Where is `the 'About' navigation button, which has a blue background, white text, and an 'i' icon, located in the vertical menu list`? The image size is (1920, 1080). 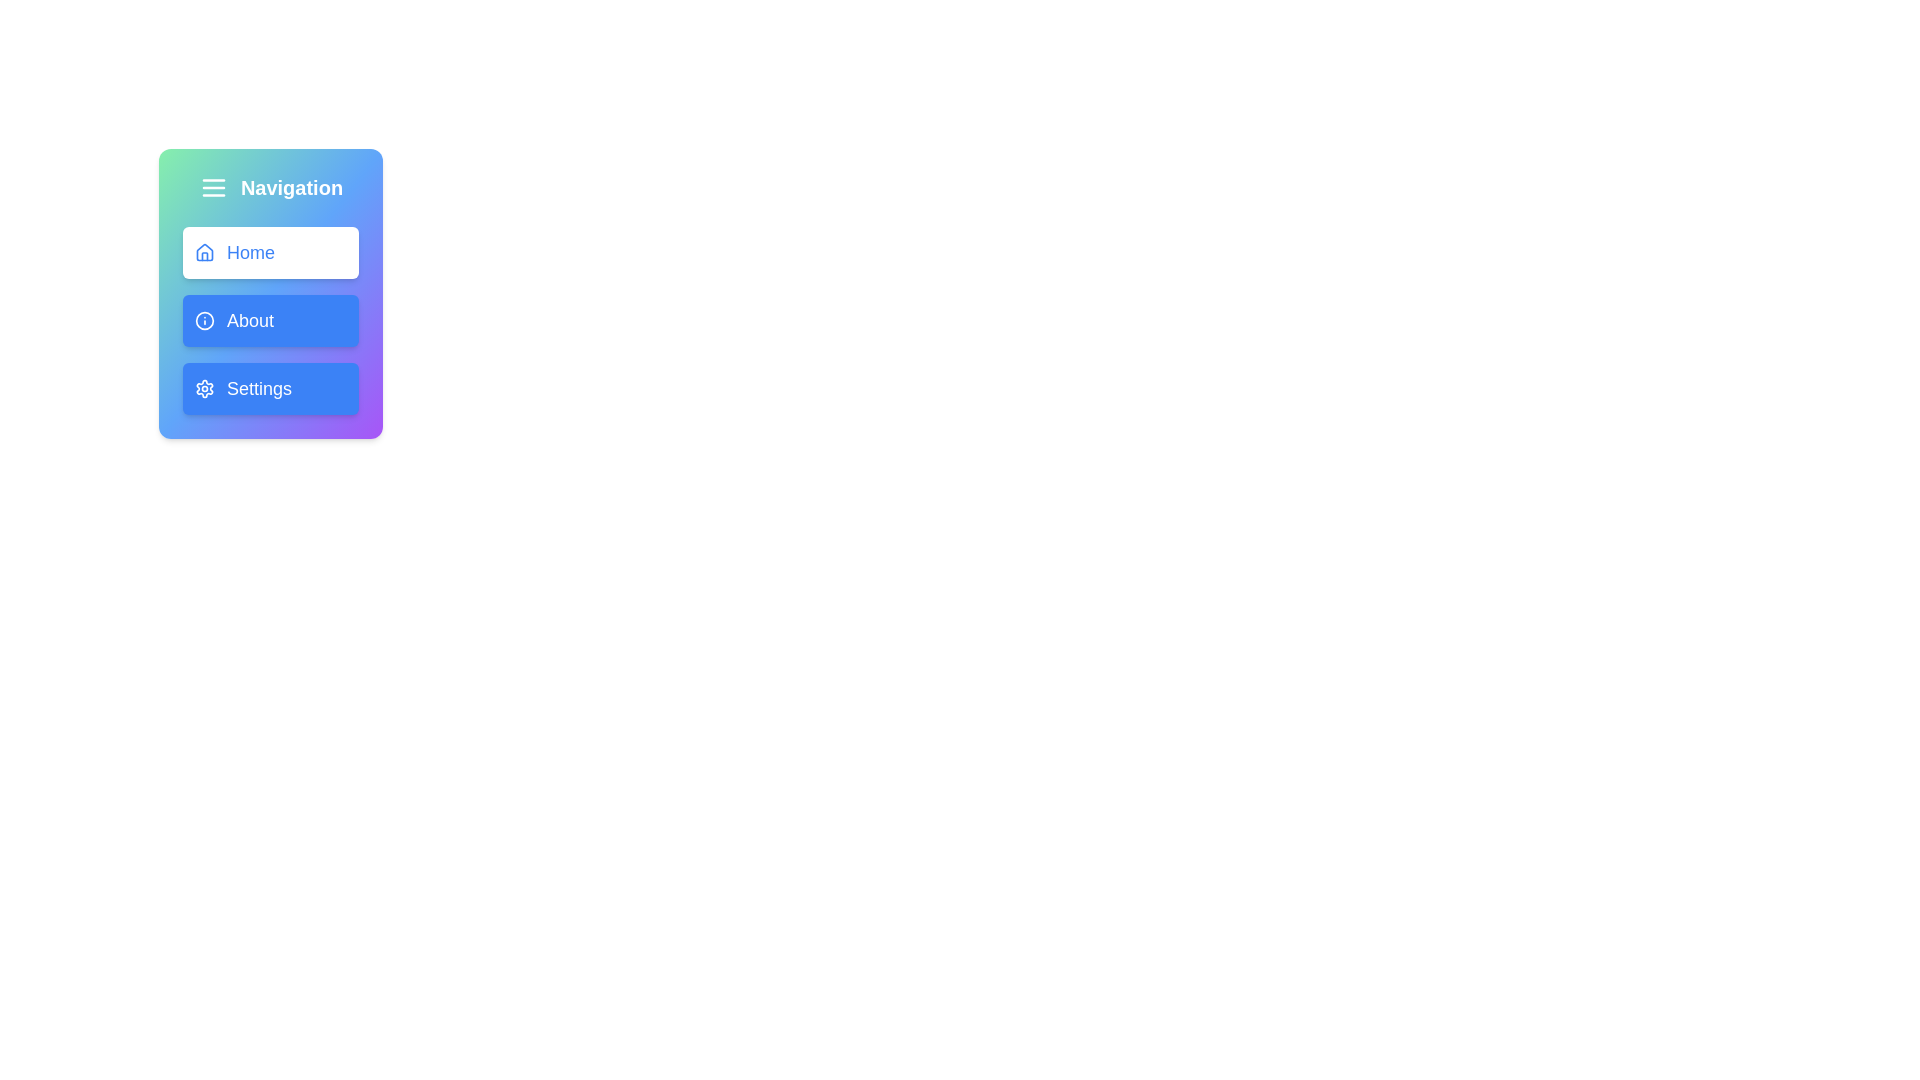
the 'About' navigation button, which has a blue background, white text, and an 'i' icon, located in the vertical menu list is located at coordinates (269, 319).